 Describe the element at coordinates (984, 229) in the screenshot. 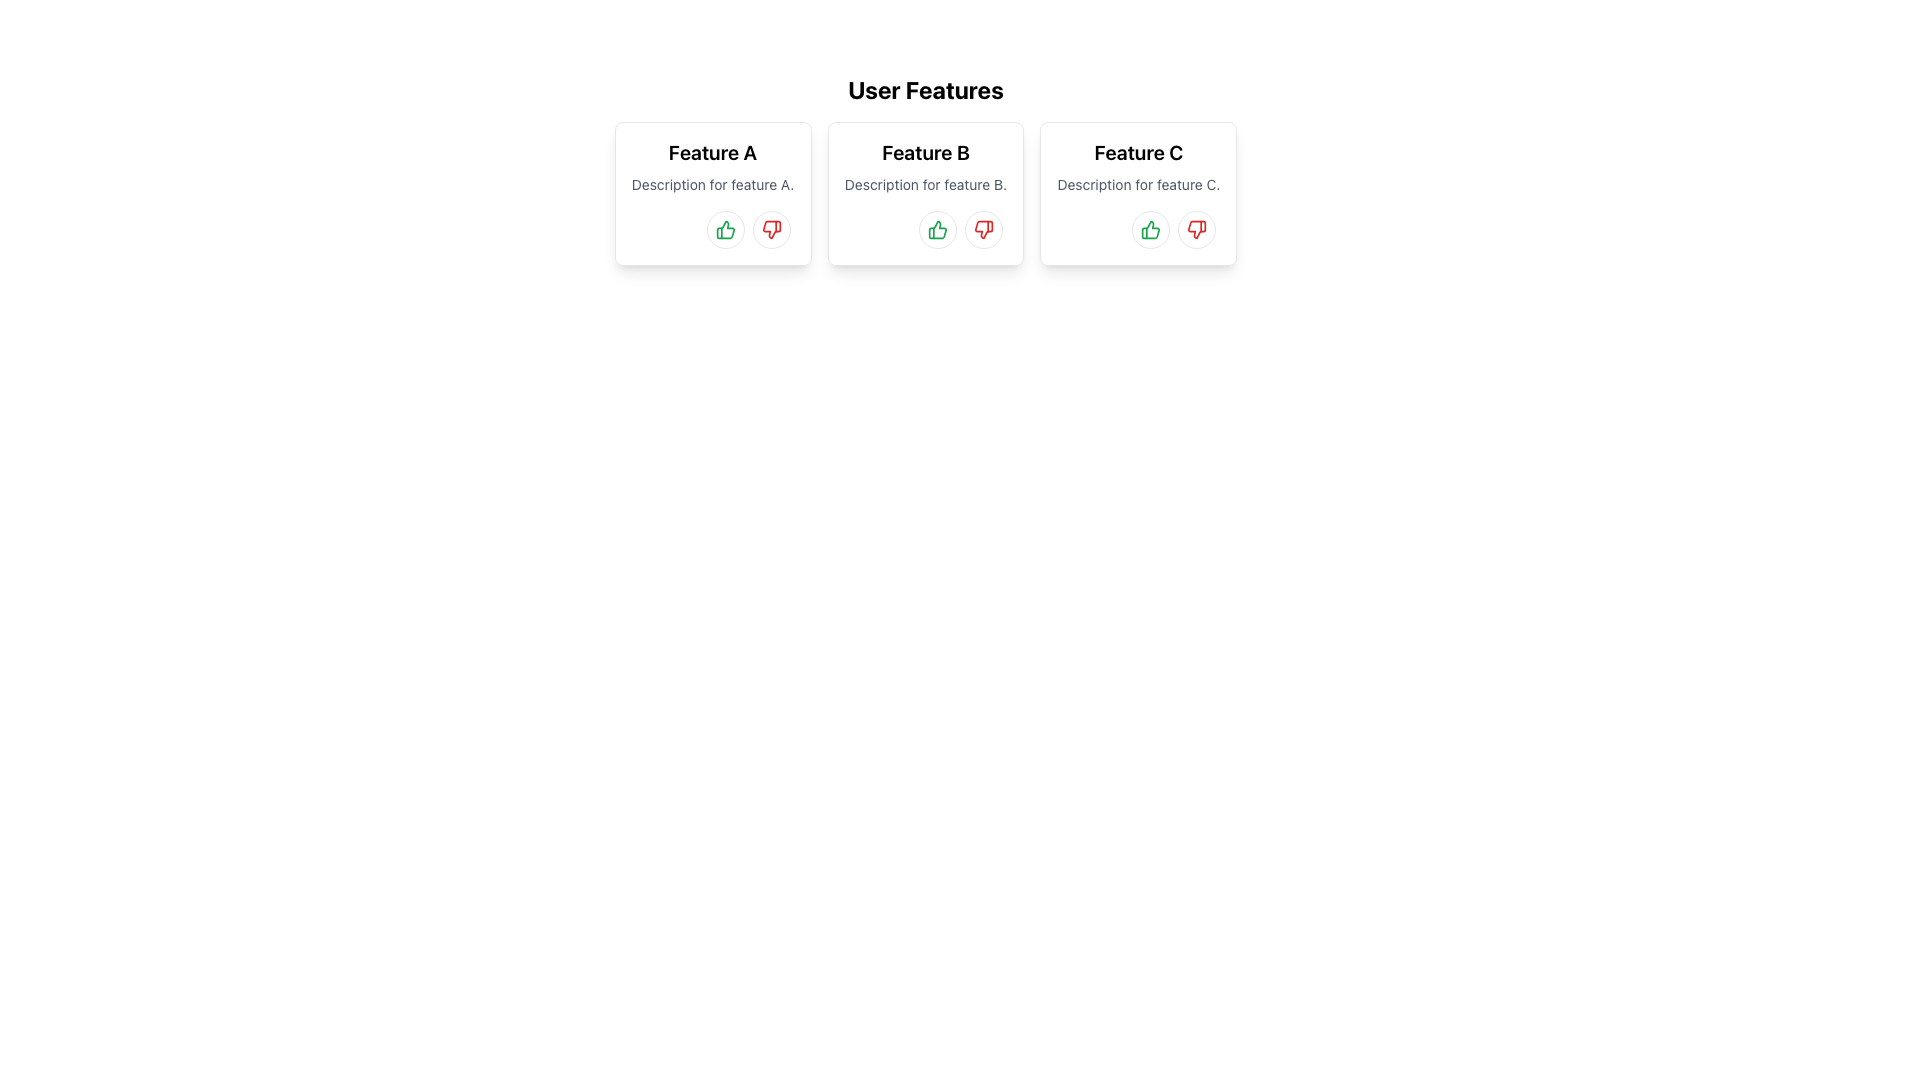

I see `the dislike button with an icon located at the bottom-right corner of the 'Feature B' card` at that location.